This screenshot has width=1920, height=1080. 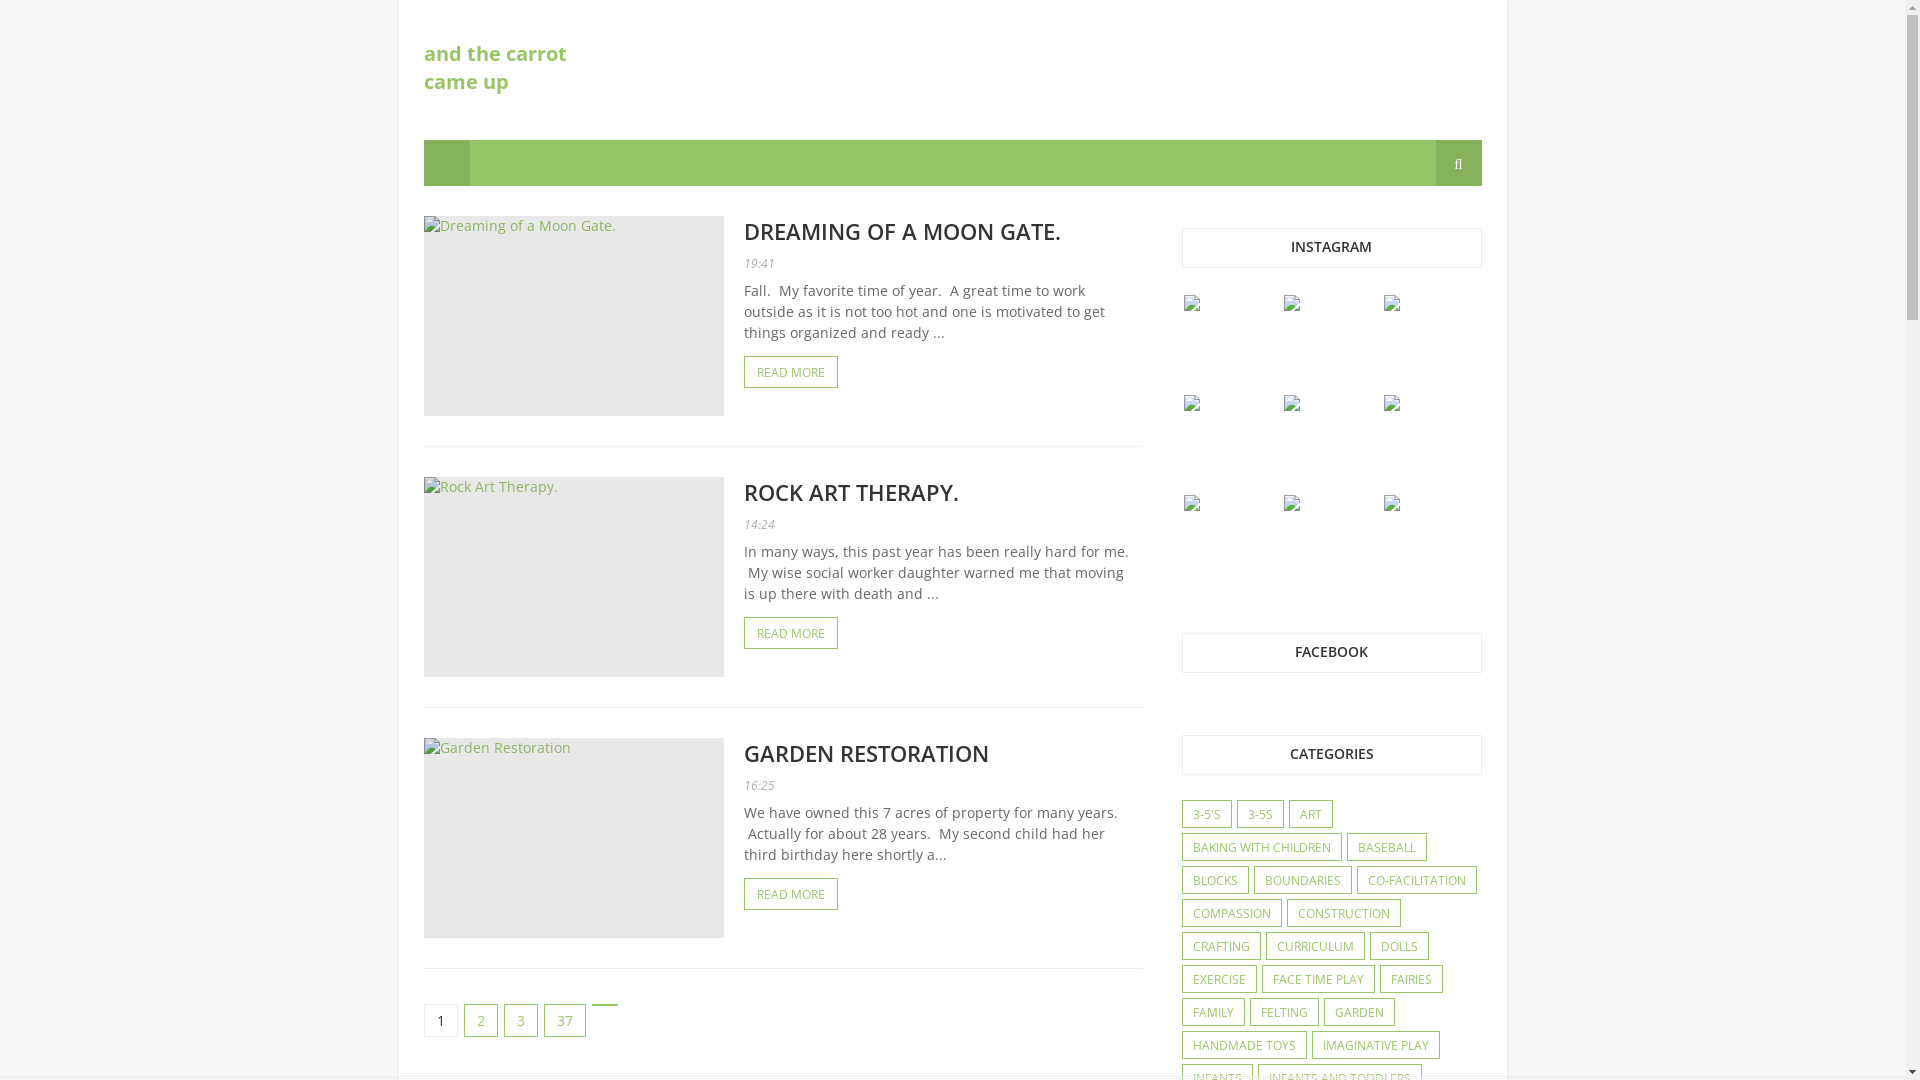 What do you see at coordinates (1314, 946) in the screenshot?
I see `'CURRICULUM'` at bounding box center [1314, 946].